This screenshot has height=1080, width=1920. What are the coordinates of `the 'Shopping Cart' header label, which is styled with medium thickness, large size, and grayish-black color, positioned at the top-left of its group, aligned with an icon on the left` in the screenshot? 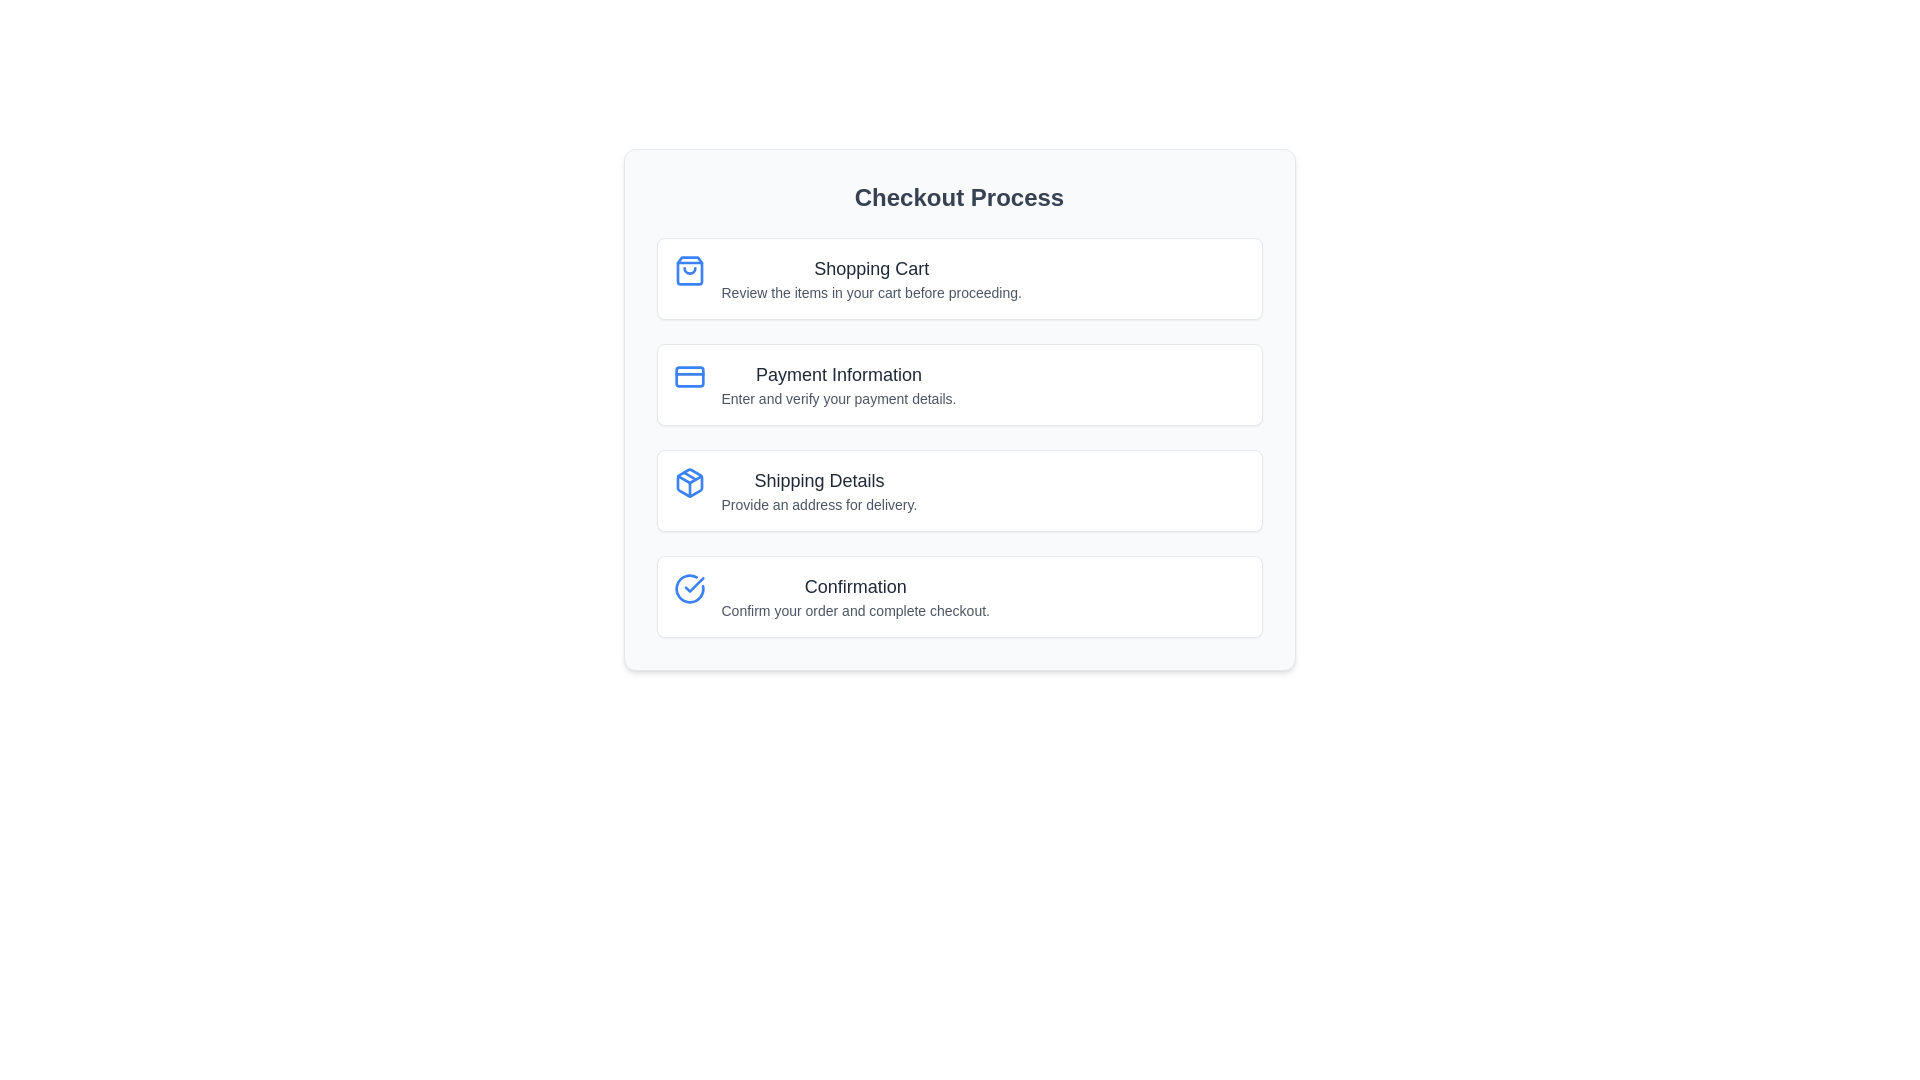 It's located at (871, 268).